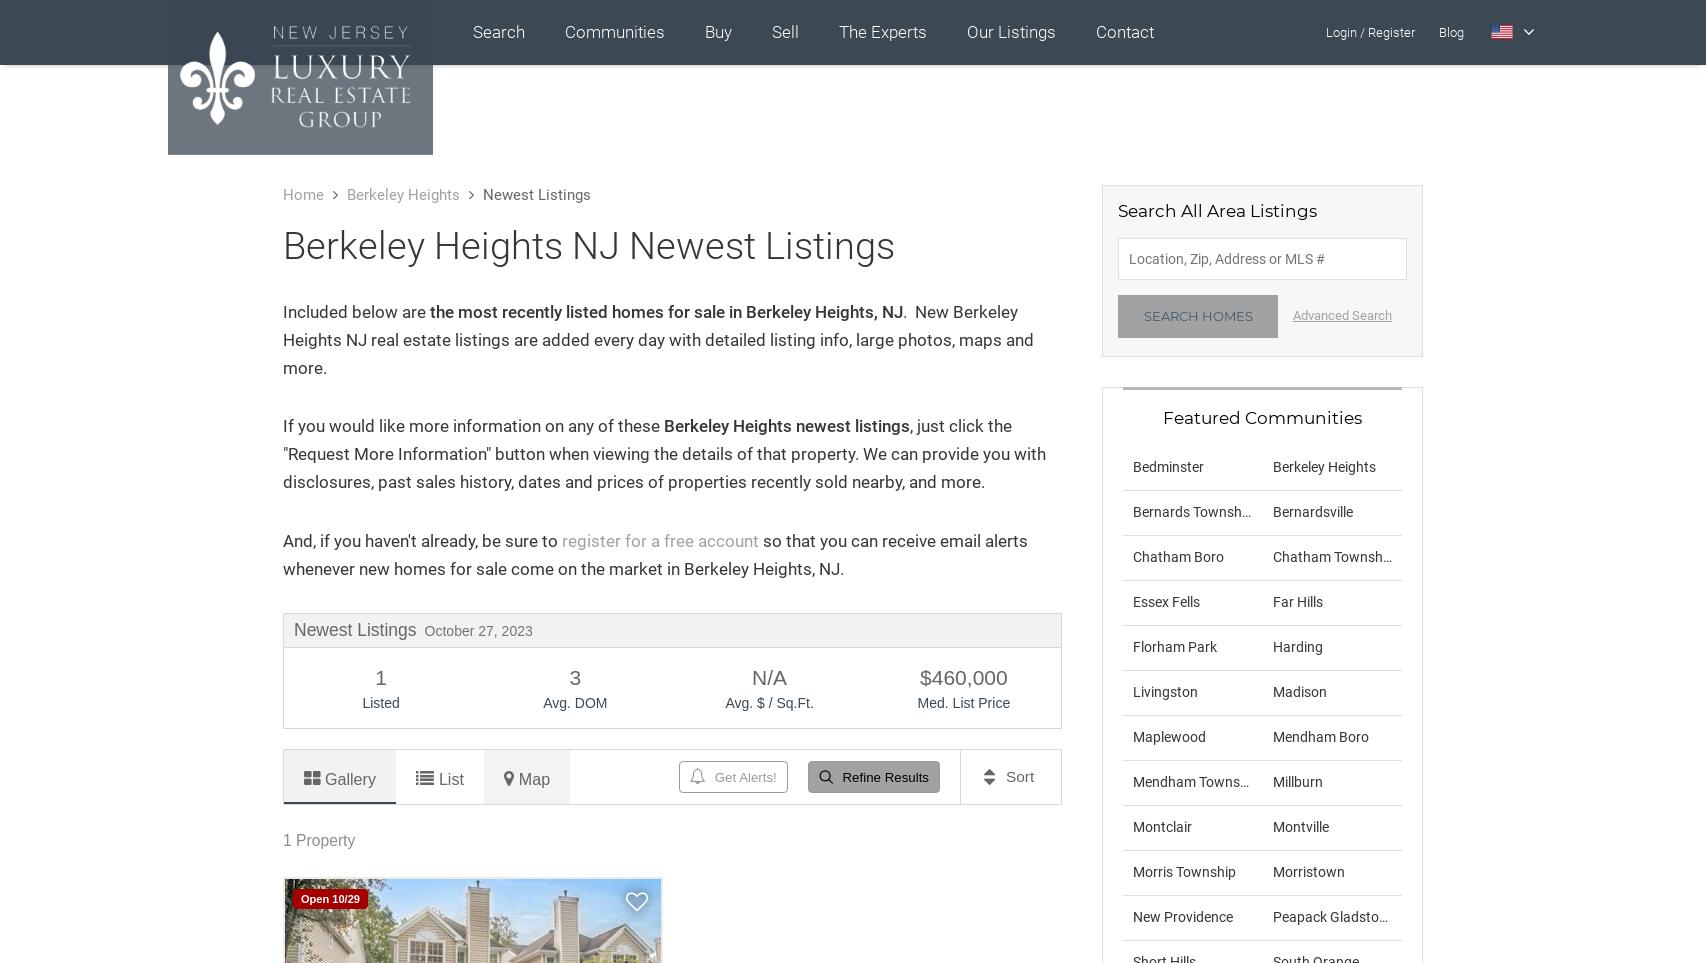 The width and height of the screenshot is (1706, 963). What do you see at coordinates (725, 776) in the screenshot?
I see `'Get'` at bounding box center [725, 776].